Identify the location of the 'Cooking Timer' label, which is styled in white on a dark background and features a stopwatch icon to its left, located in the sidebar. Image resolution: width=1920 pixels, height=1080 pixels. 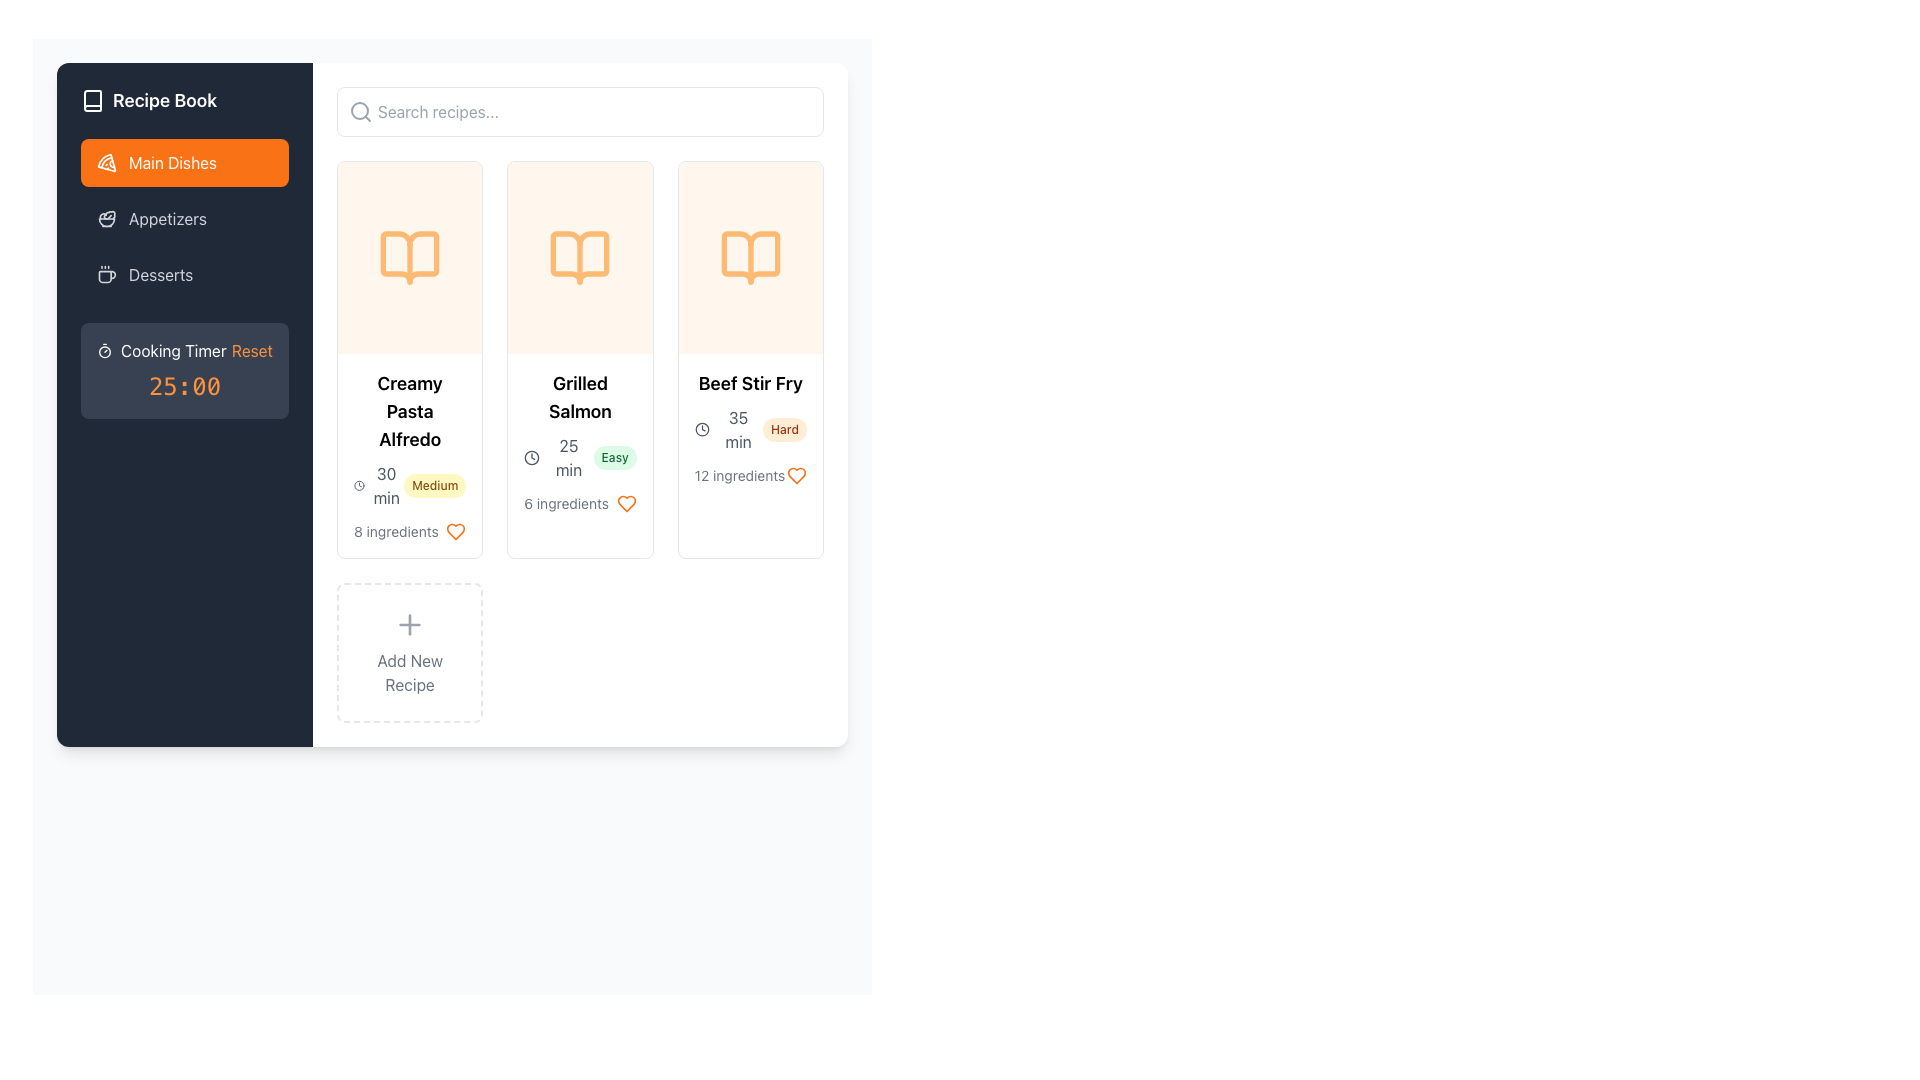
(161, 350).